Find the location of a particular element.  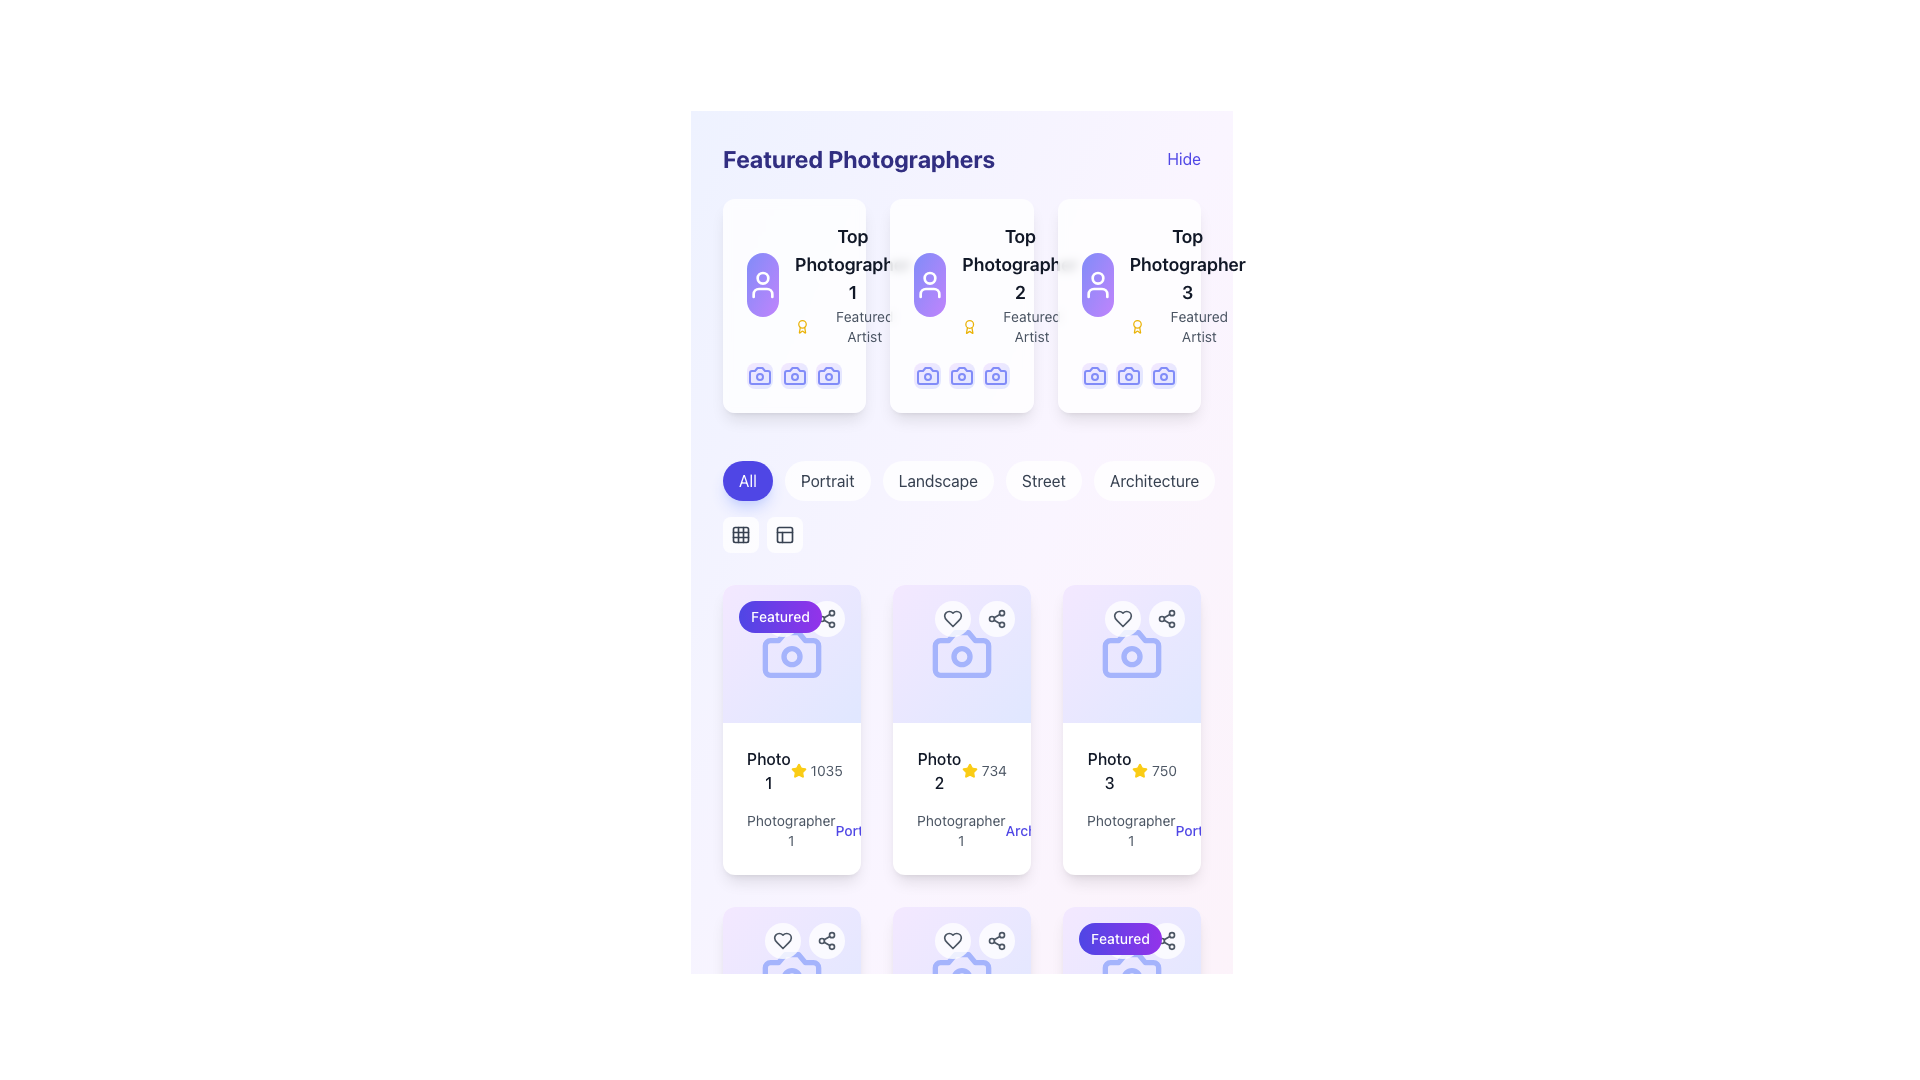

the small circular shape that serves as the lens indicator in the camera icon located in the bottom row of the 'Featured' section, specifically in the third column from the left is located at coordinates (1132, 978).